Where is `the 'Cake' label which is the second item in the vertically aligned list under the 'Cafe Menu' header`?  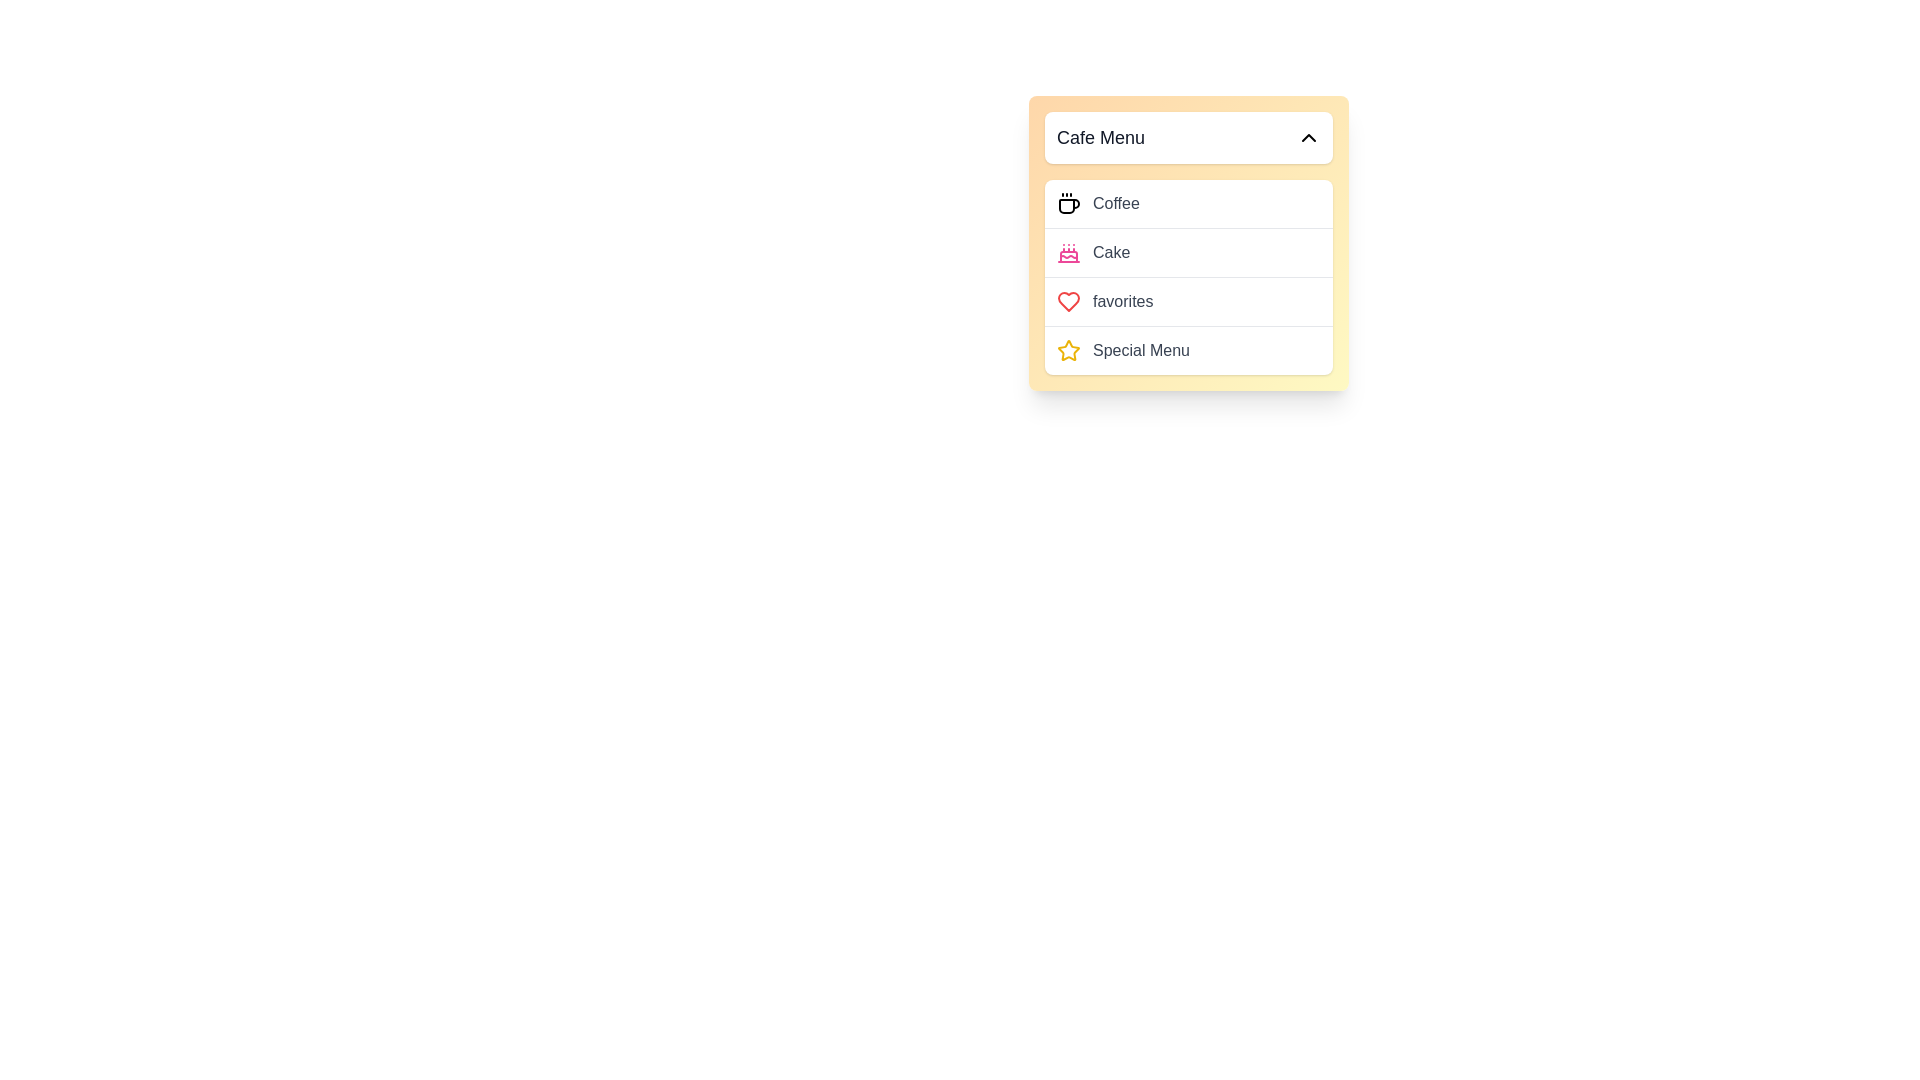
the 'Cake' label which is the second item in the vertically aligned list under the 'Cafe Menu' header is located at coordinates (1110, 252).